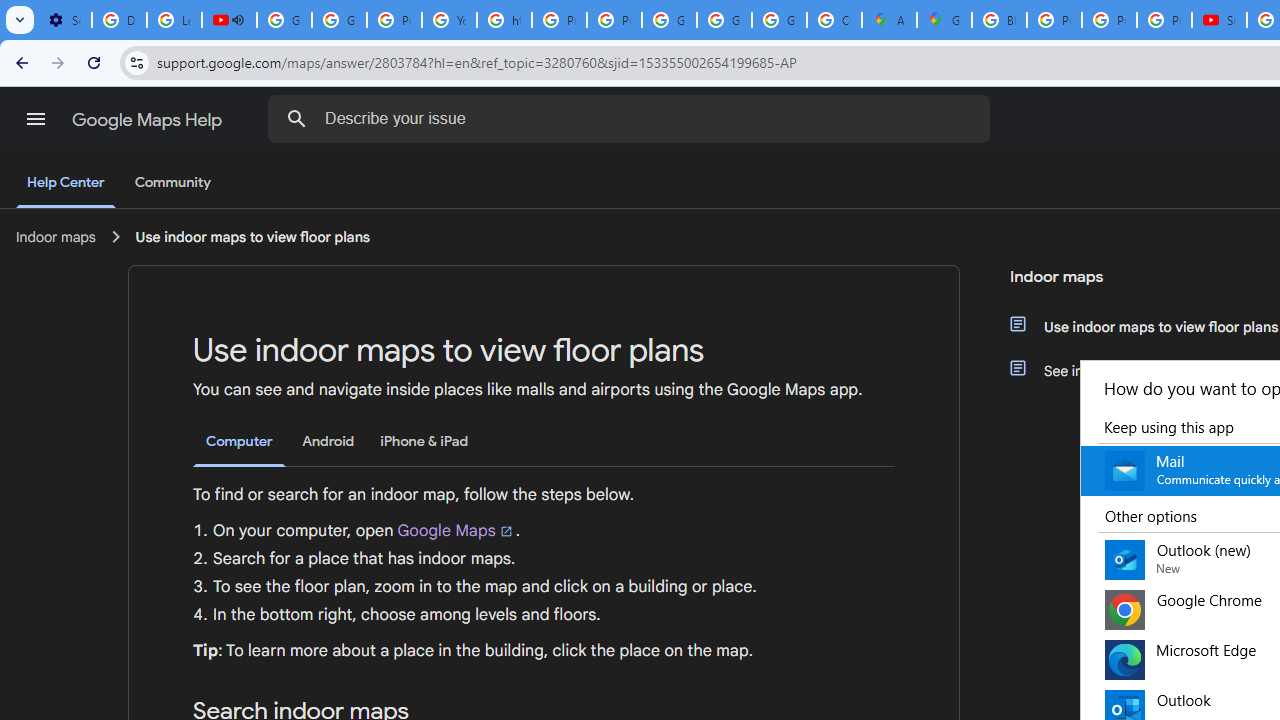  I want to click on 'iPhone & iPad', so click(423, 440).